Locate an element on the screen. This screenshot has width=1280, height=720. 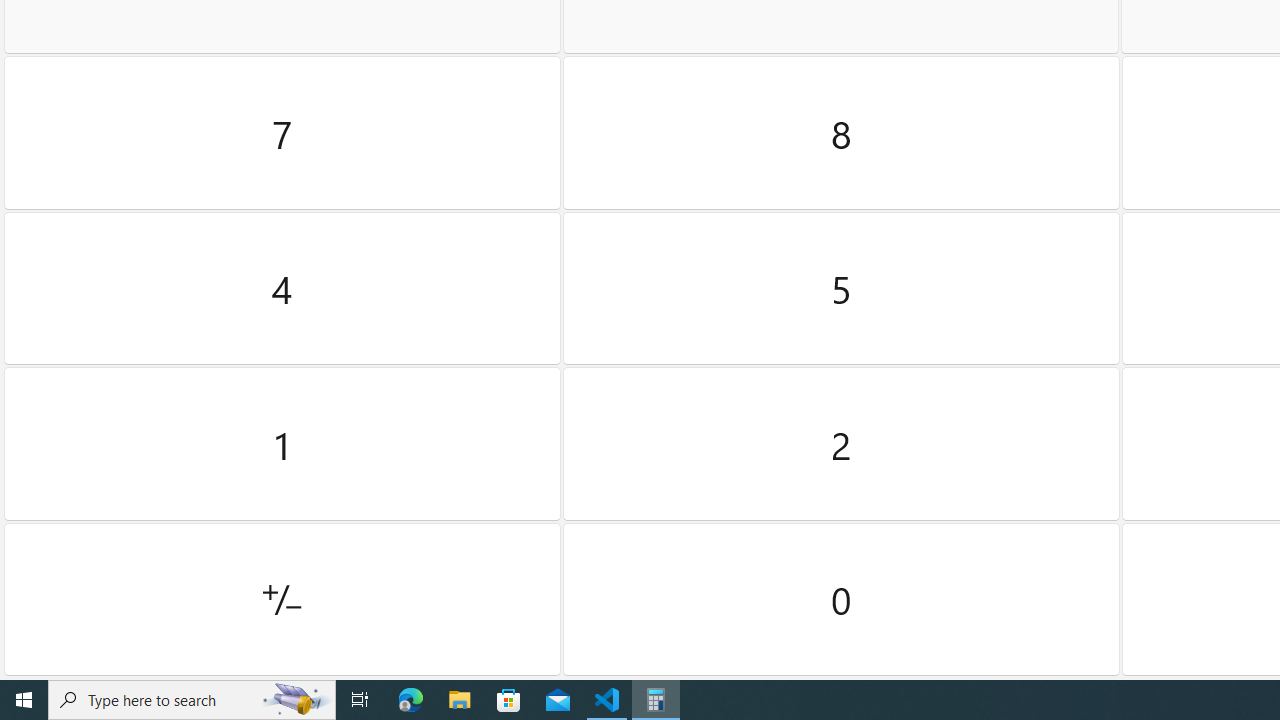
'Microsoft Edge' is located at coordinates (410, 698).